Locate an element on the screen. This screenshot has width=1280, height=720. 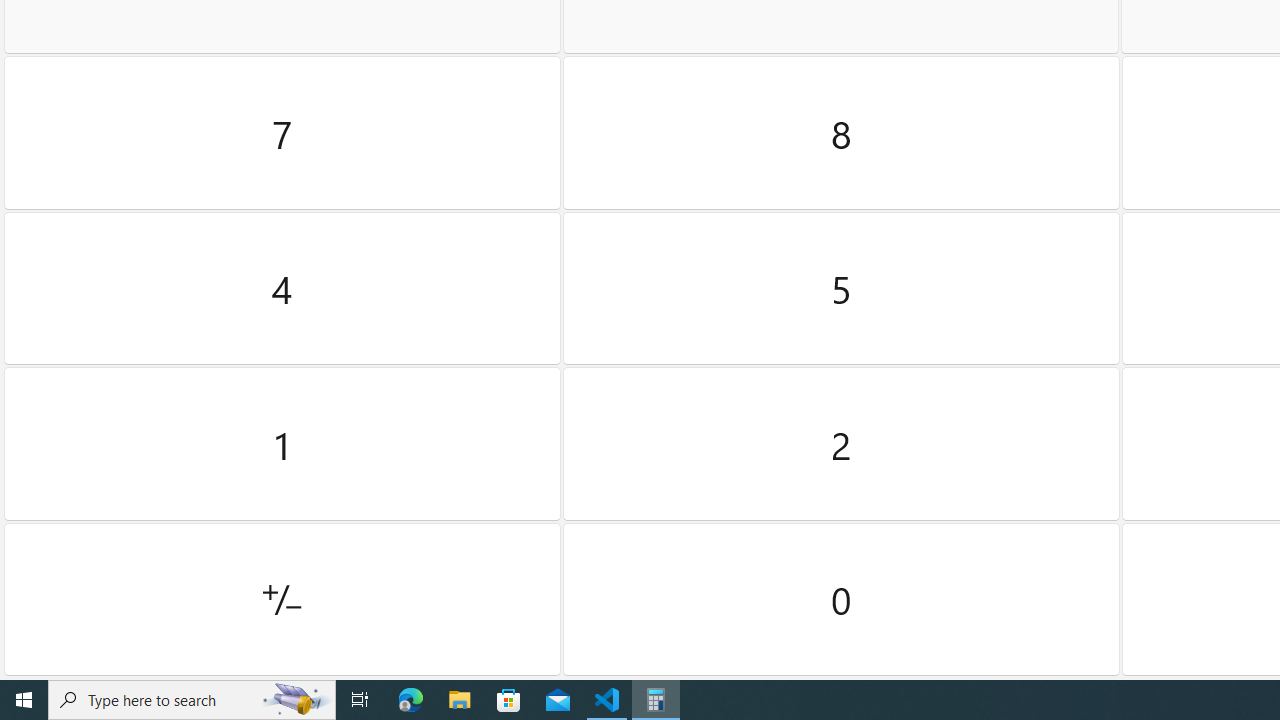
'Microsoft Edge' is located at coordinates (410, 698).